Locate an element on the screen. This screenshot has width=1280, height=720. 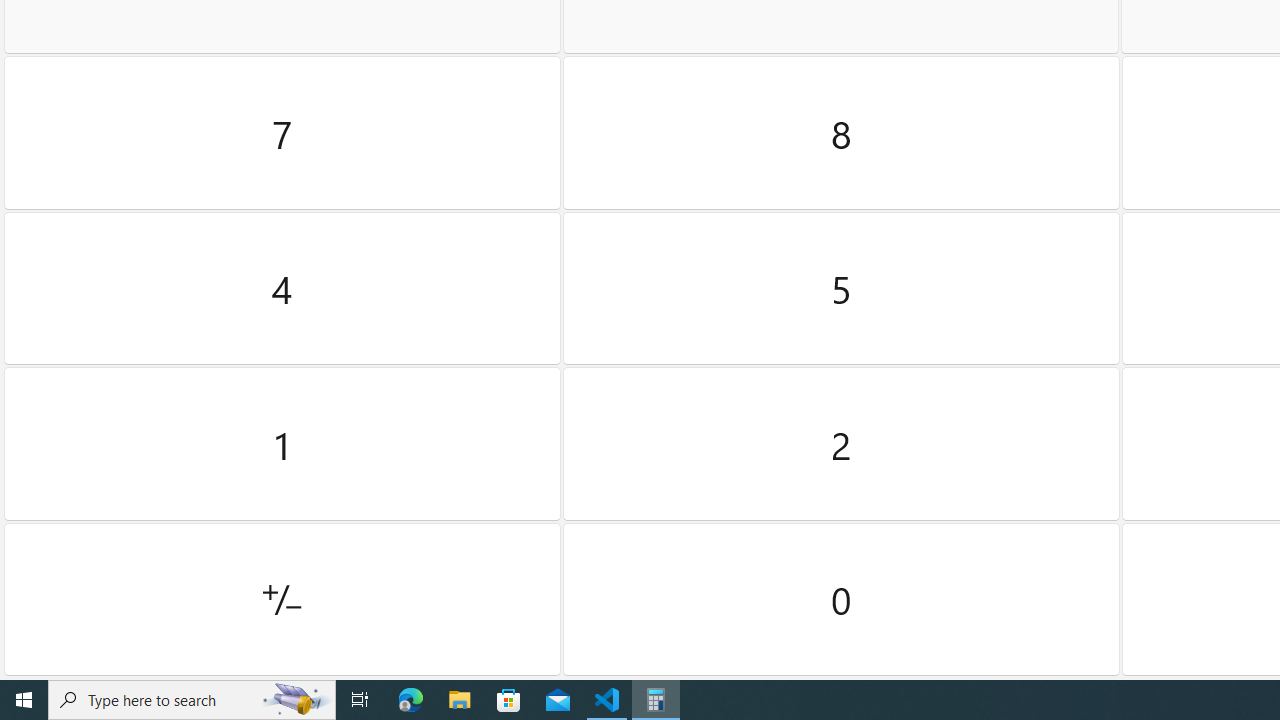
'Microsoft Edge' is located at coordinates (410, 698).